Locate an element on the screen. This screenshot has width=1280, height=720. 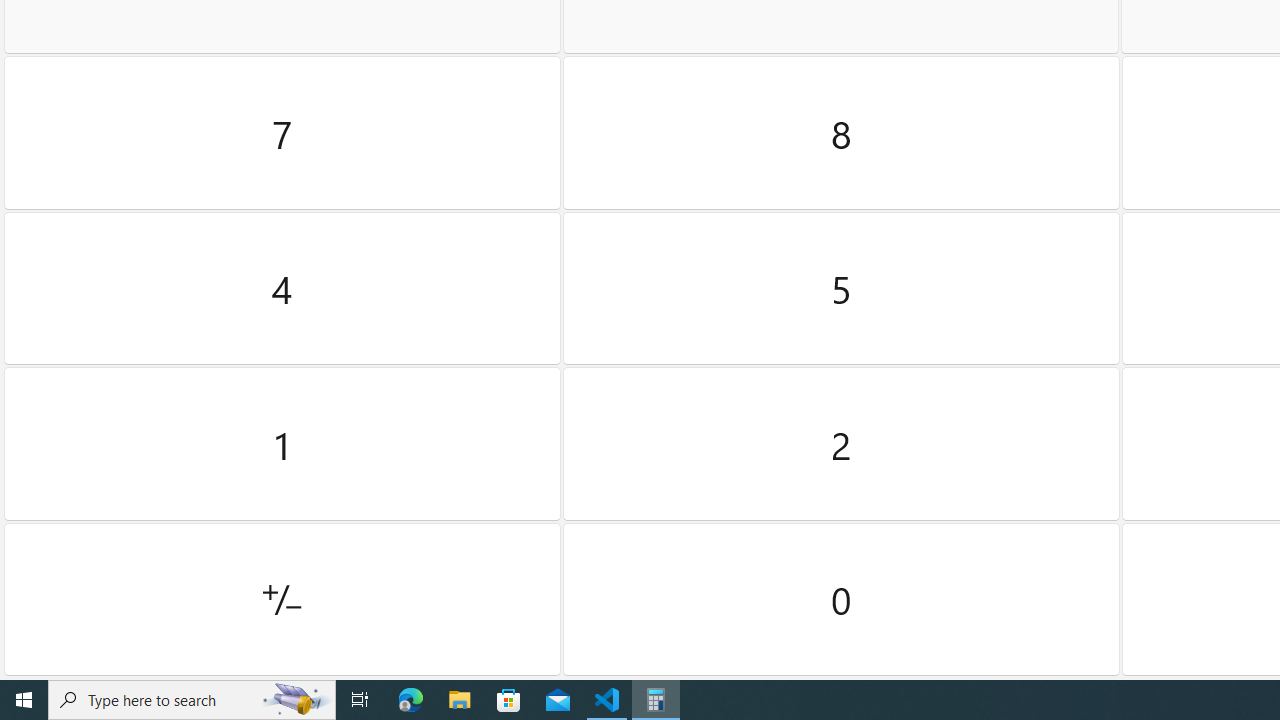
'Microsoft Edge' is located at coordinates (410, 698).